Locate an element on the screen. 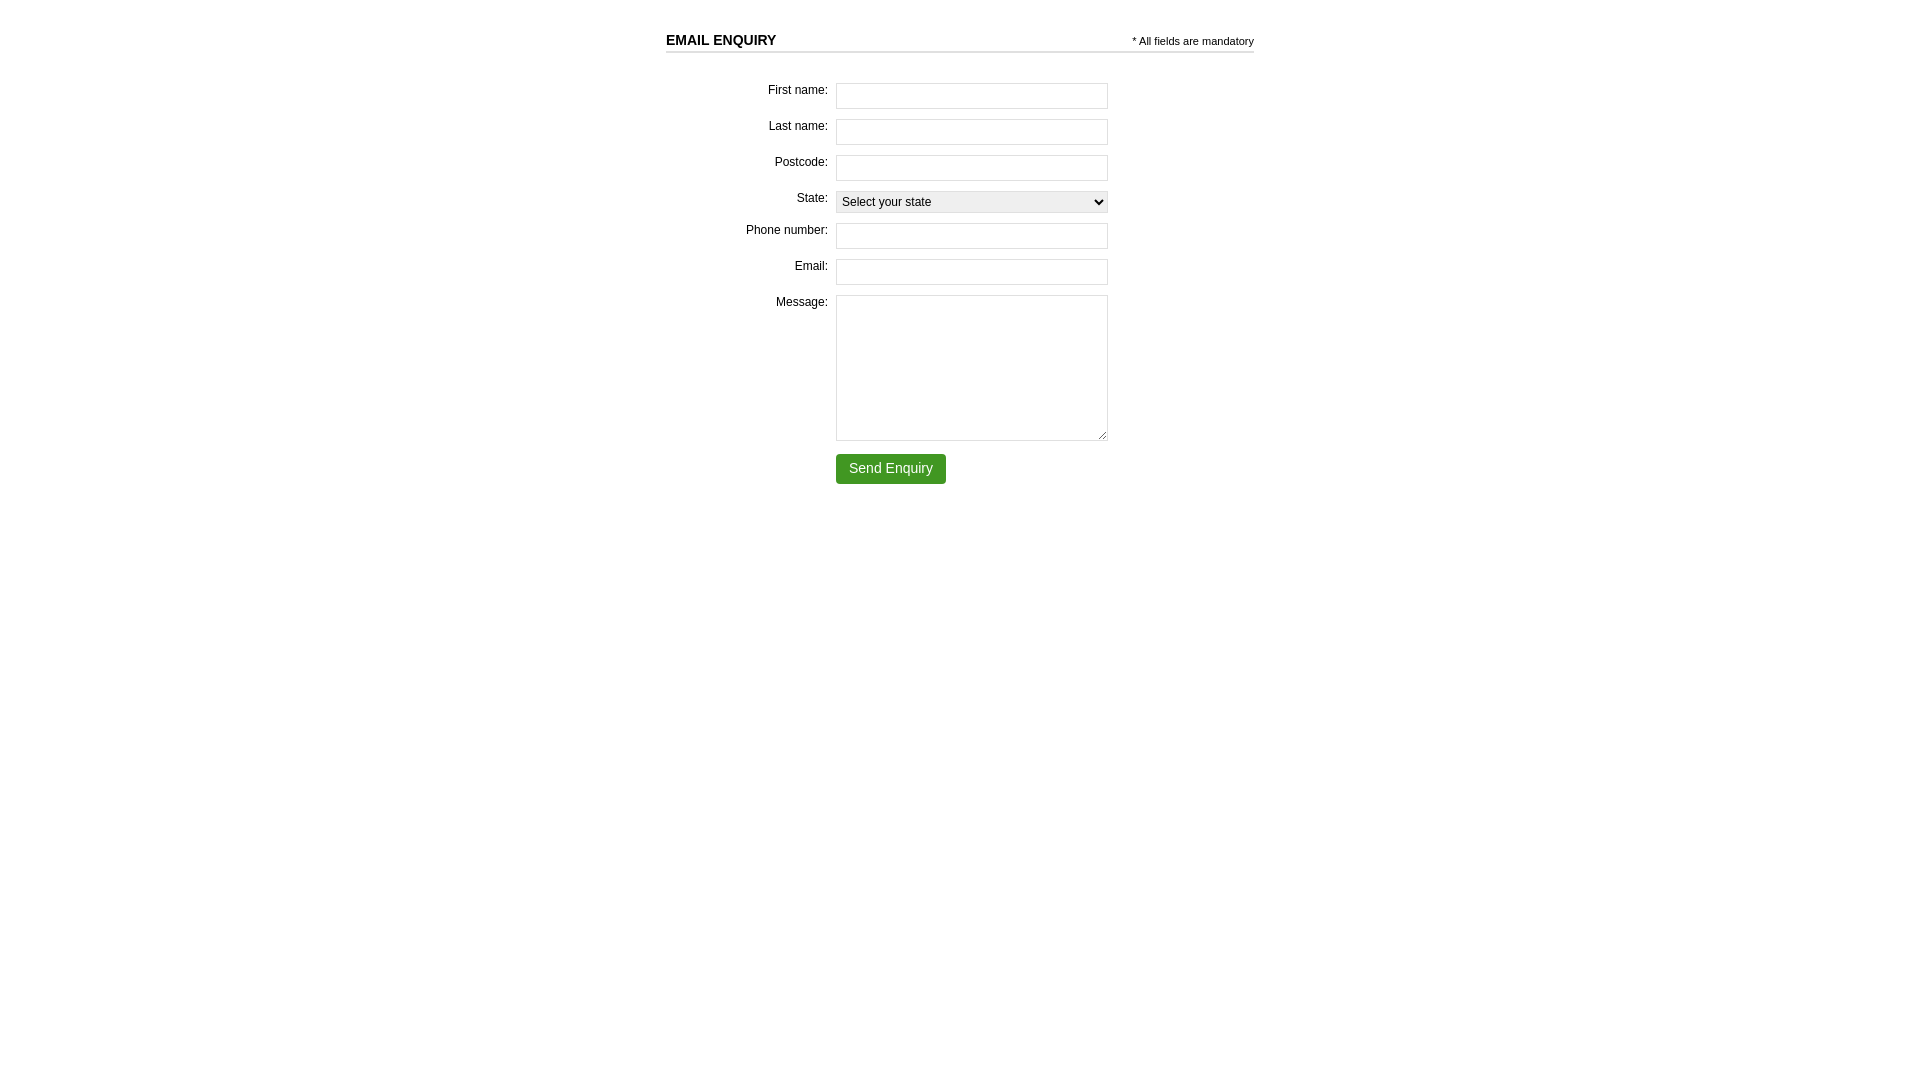 Image resolution: width=1920 pixels, height=1080 pixels. 'Send Enquiry' is located at coordinates (835, 469).